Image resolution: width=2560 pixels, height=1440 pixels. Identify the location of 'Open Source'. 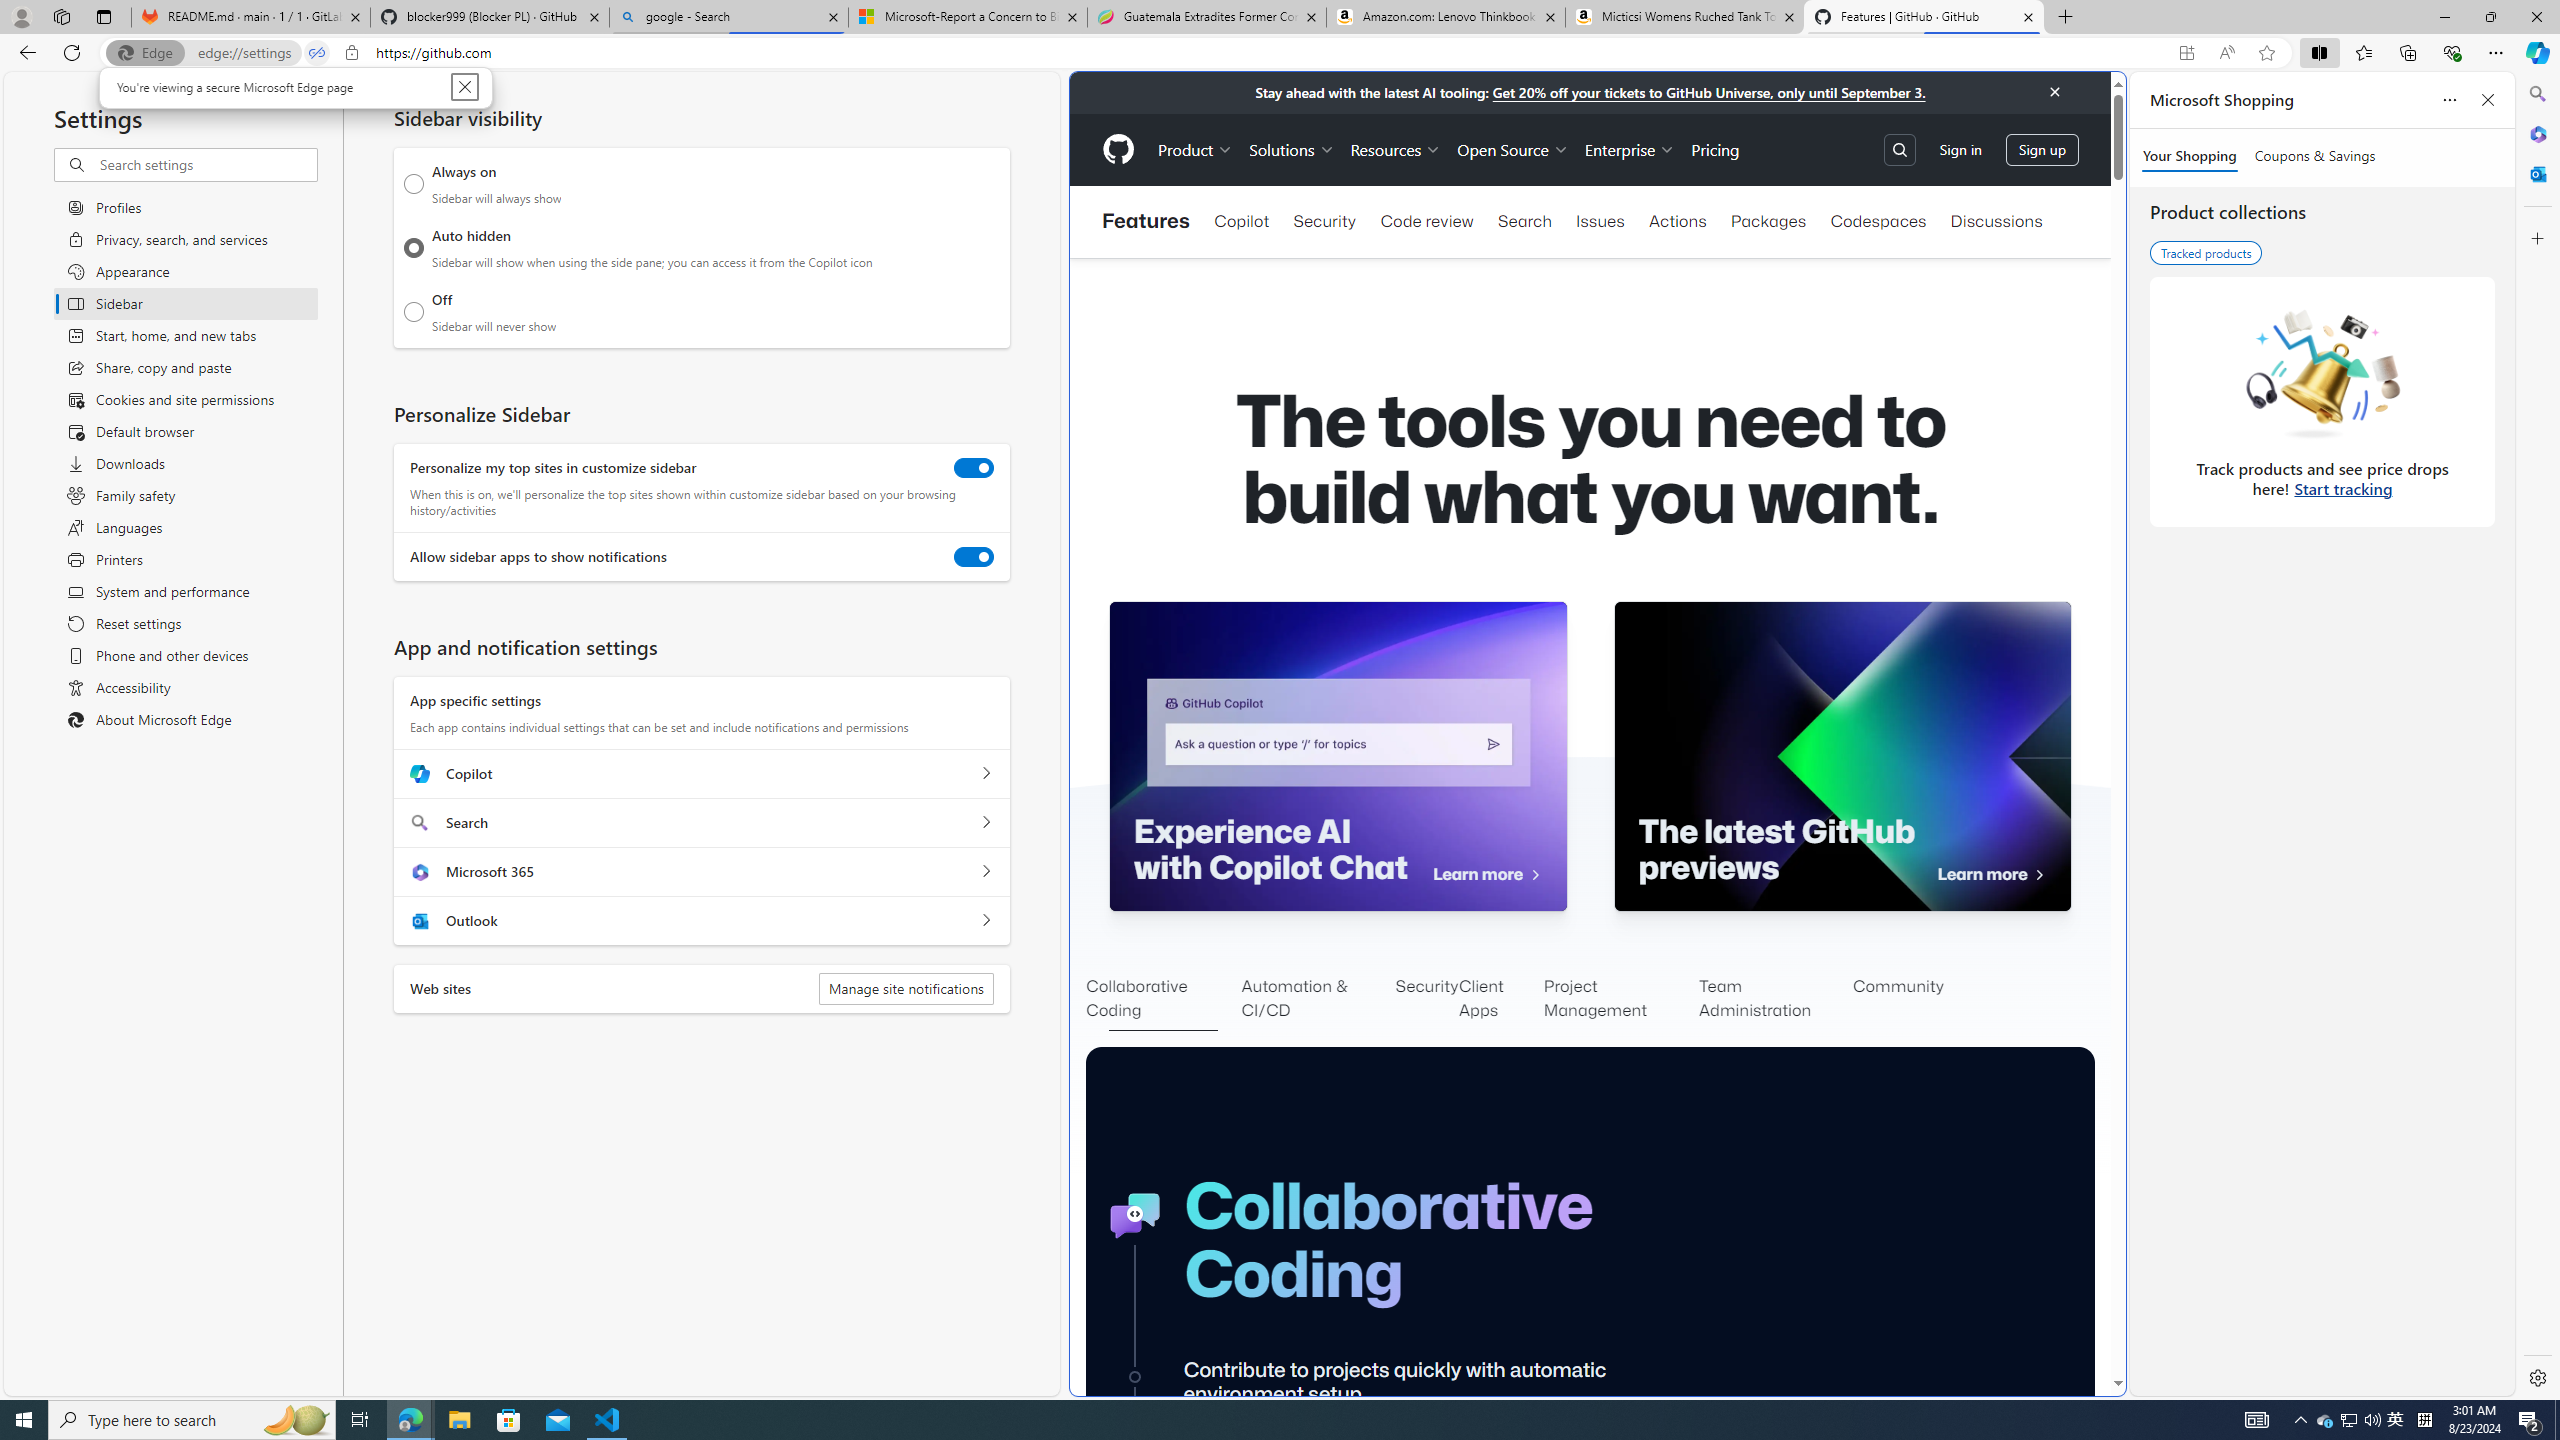
(1512, 149).